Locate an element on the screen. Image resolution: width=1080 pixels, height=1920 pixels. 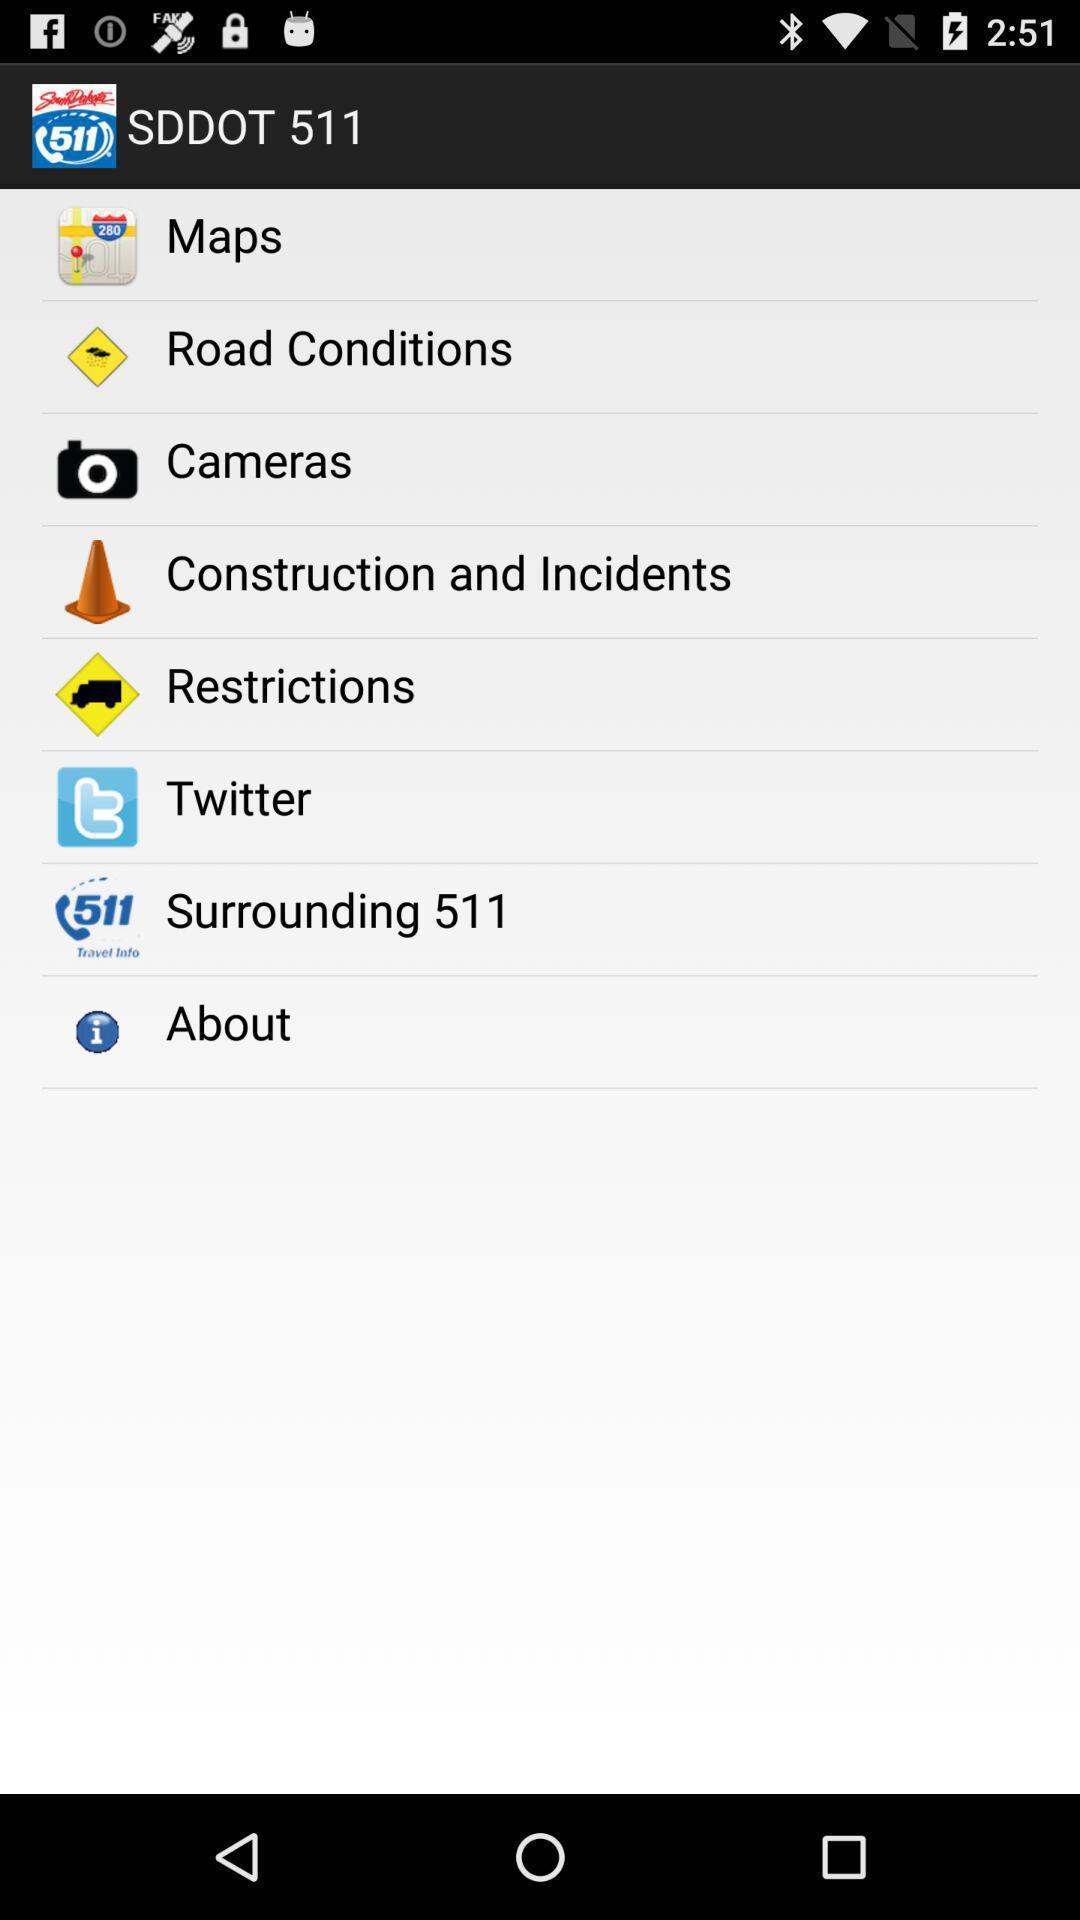
cameras is located at coordinates (258, 458).